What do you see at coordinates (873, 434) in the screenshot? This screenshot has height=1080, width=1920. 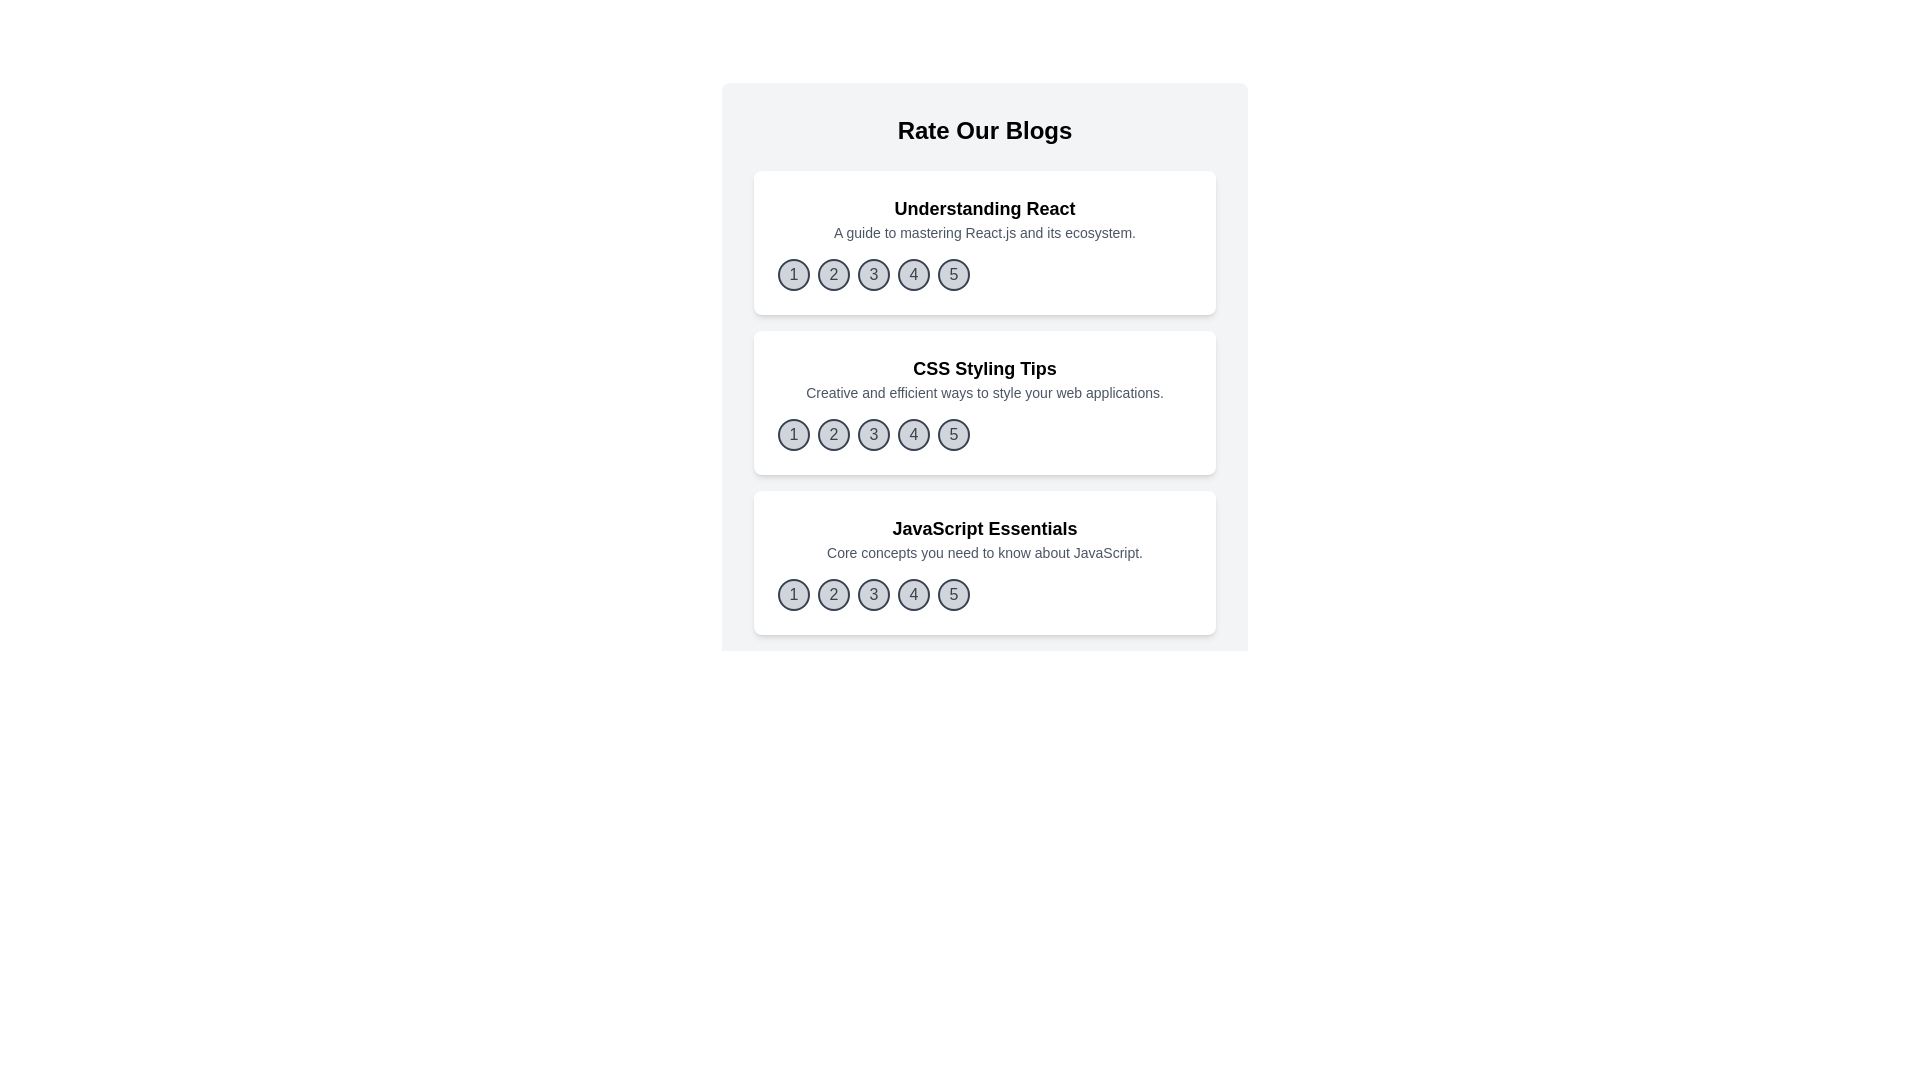 I see `the rating button corresponding to 3 for the blog titled 'CSS Styling Tips'` at bounding box center [873, 434].